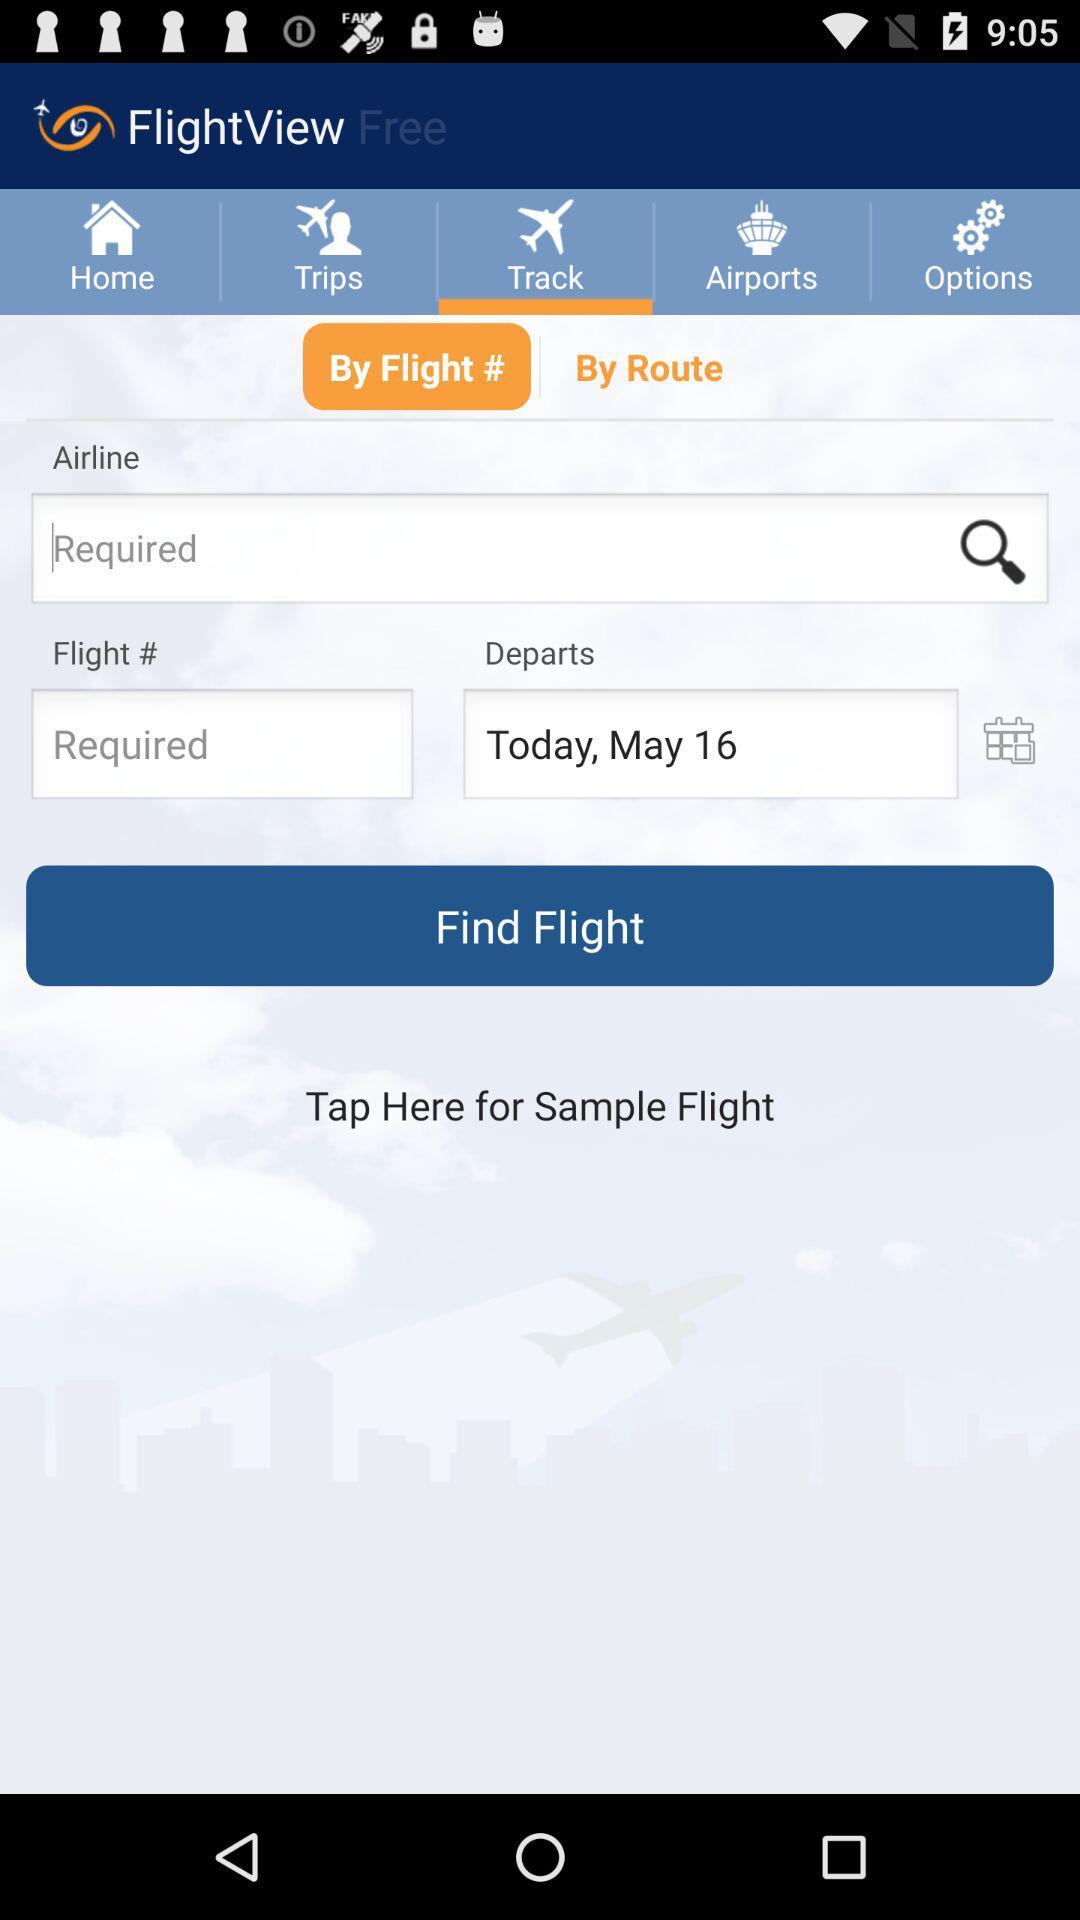 This screenshot has width=1080, height=1920. What do you see at coordinates (540, 554) in the screenshot?
I see `to research` at bounding box center [540, 554].